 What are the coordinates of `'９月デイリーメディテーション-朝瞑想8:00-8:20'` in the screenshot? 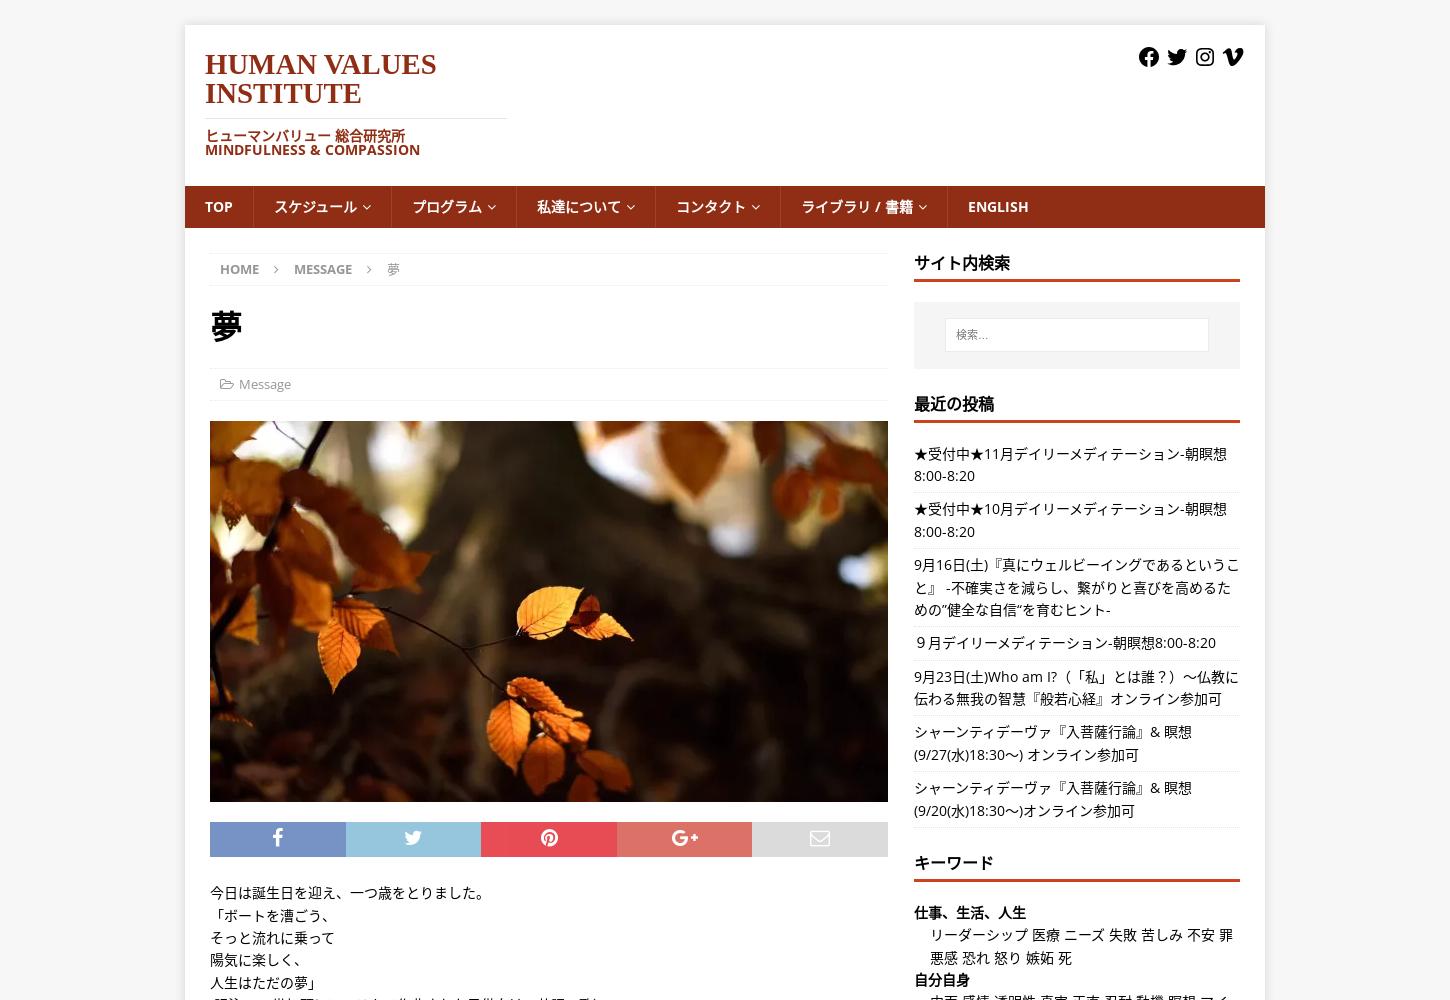 It's located at (912, 642).